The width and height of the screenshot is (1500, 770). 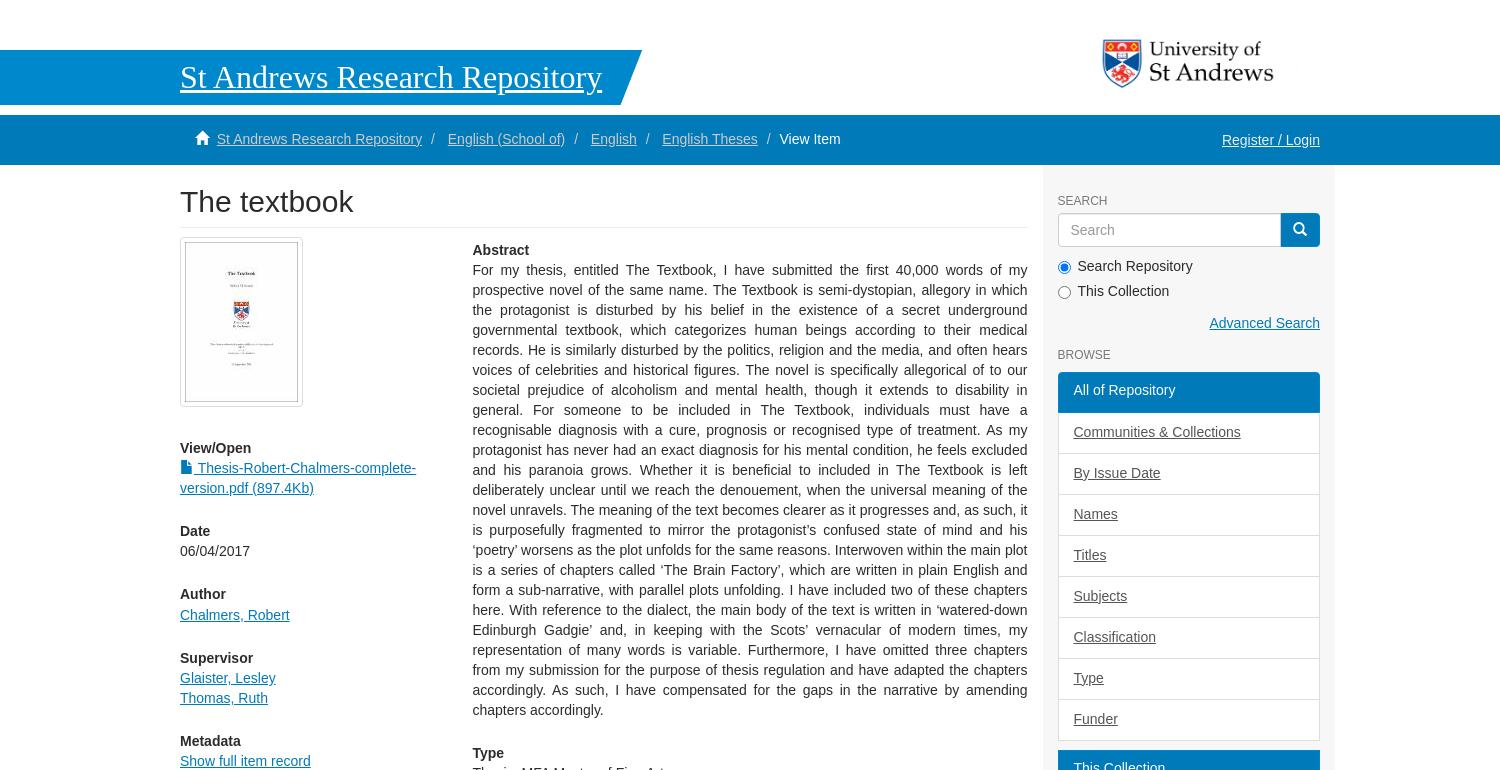 I want to click on 'Titles', so click(x=1088, y=554).